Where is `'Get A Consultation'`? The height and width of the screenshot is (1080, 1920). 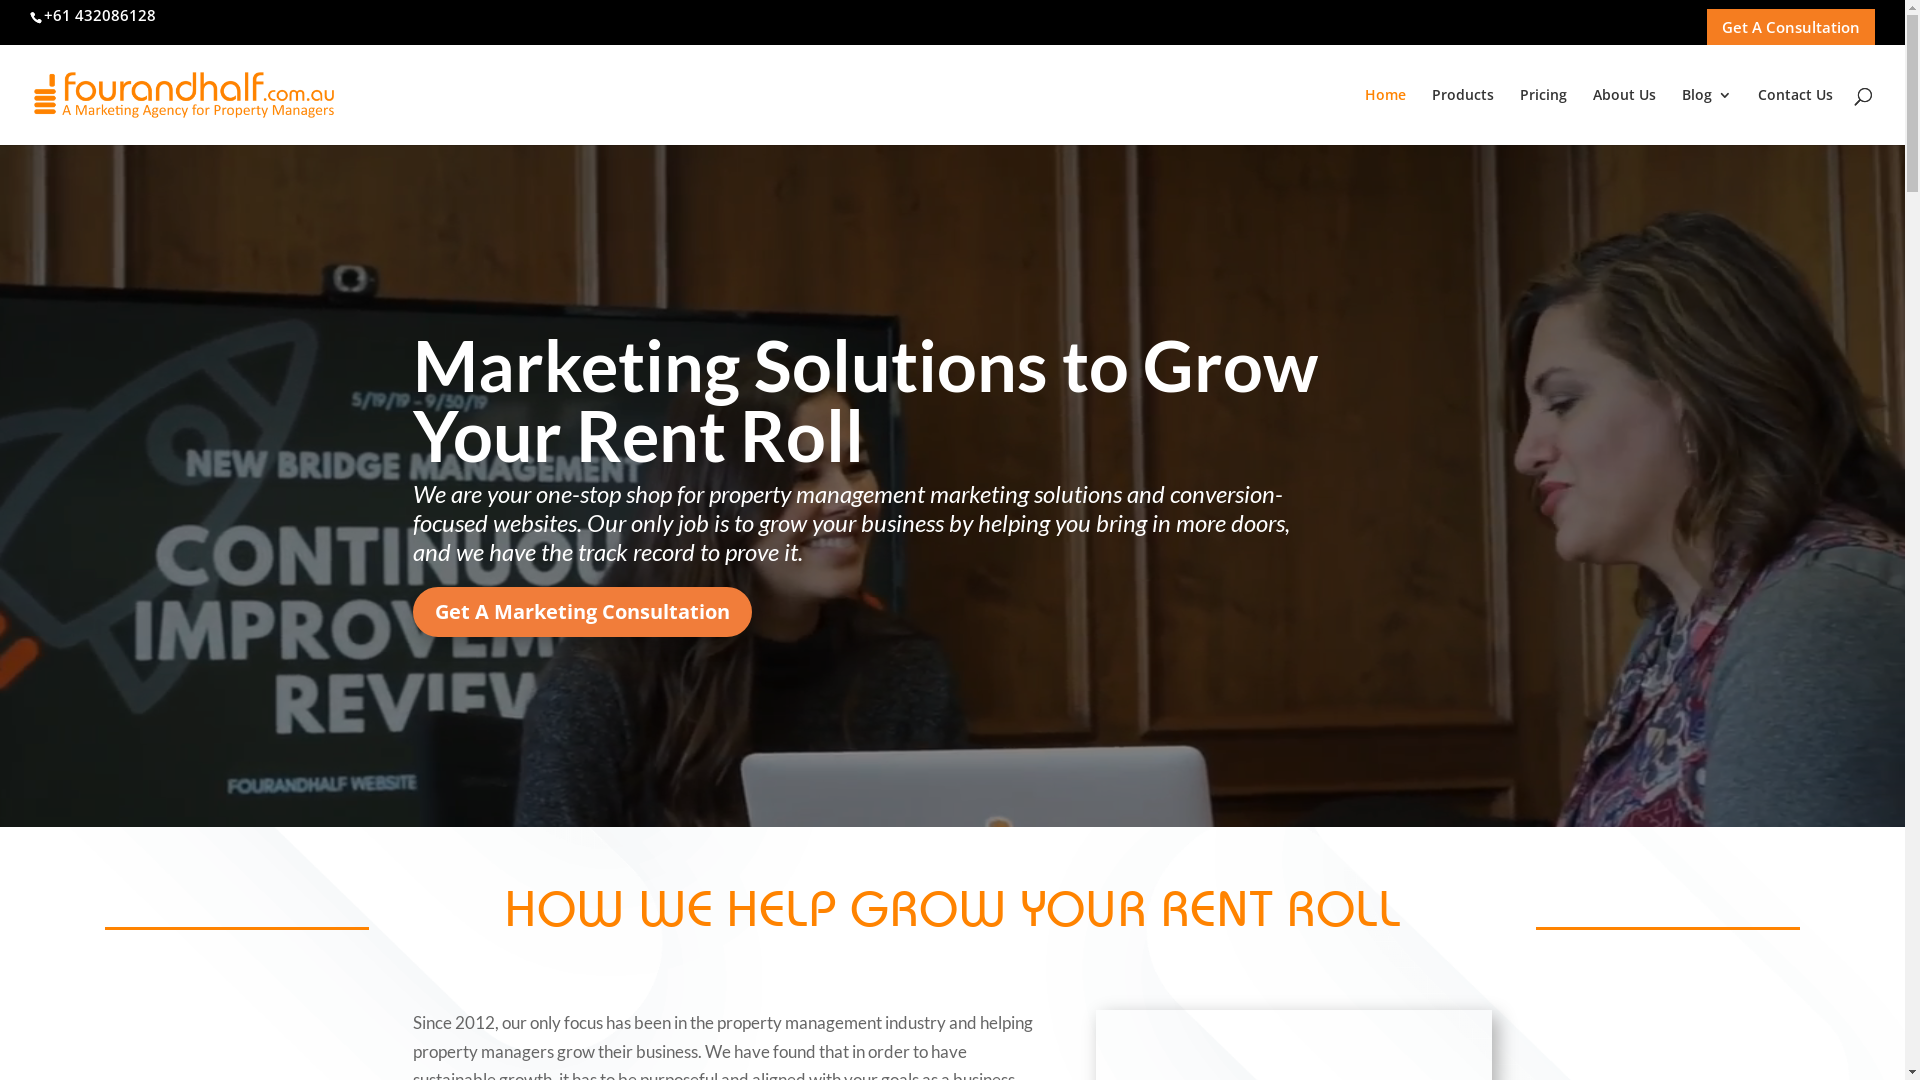 'Get A Consultation' is located at coordinates (1790, 27).